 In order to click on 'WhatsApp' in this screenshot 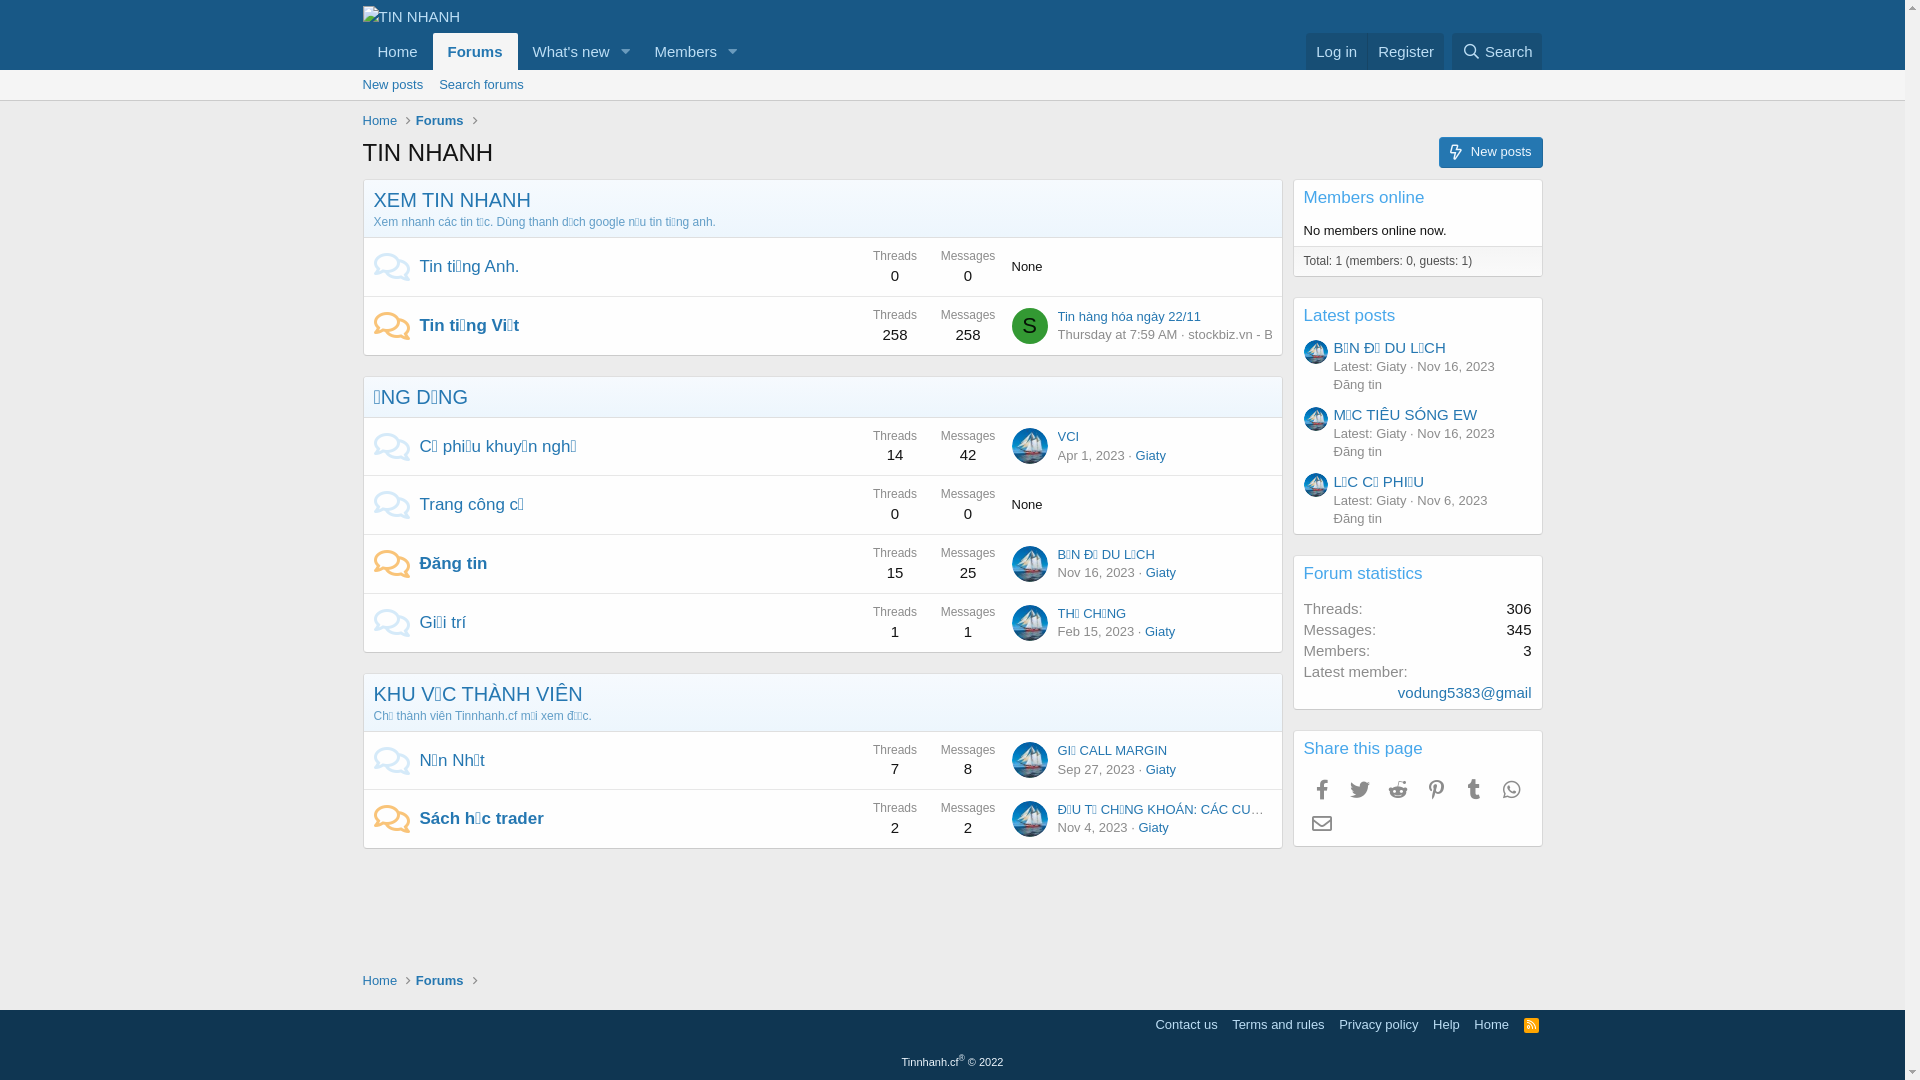, I will do `click(1511, 789)`.